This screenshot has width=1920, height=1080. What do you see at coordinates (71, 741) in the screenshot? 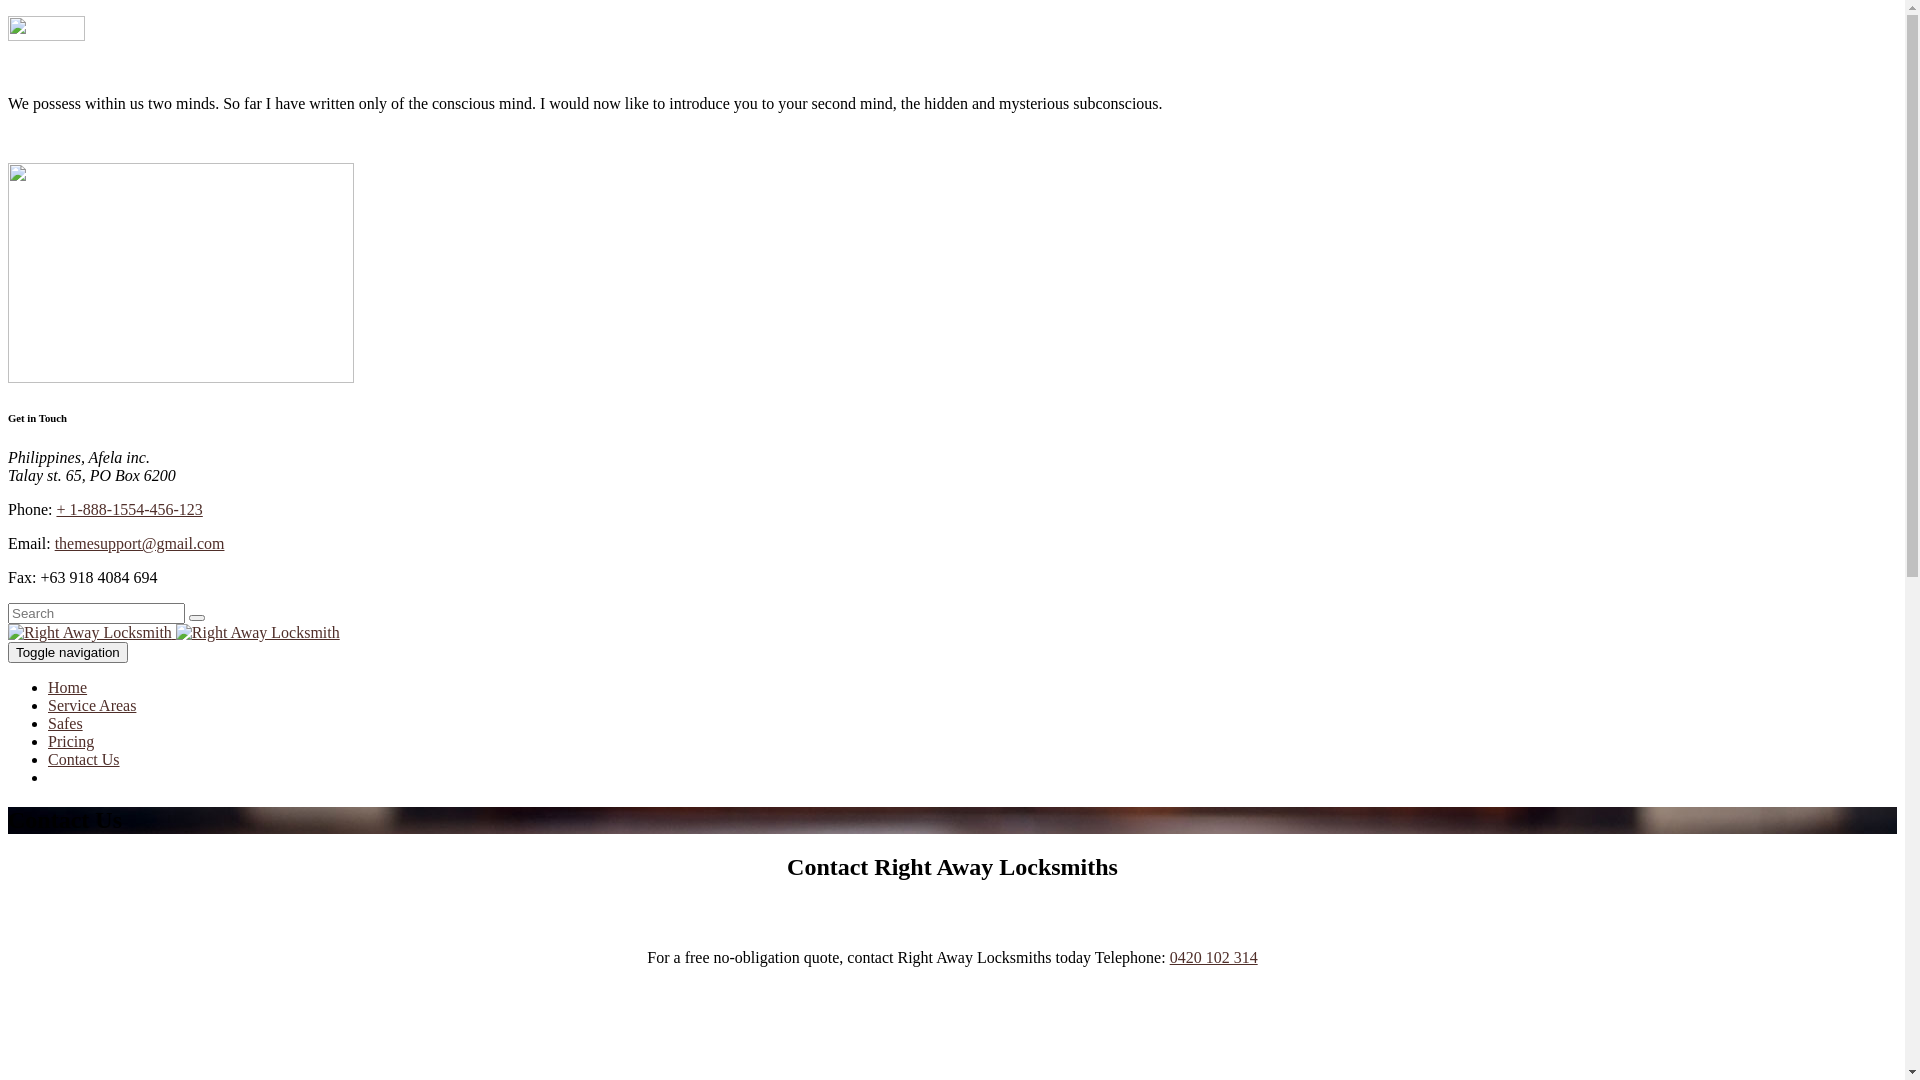
I see `'Pricing'` at bounding box center [71, 741].